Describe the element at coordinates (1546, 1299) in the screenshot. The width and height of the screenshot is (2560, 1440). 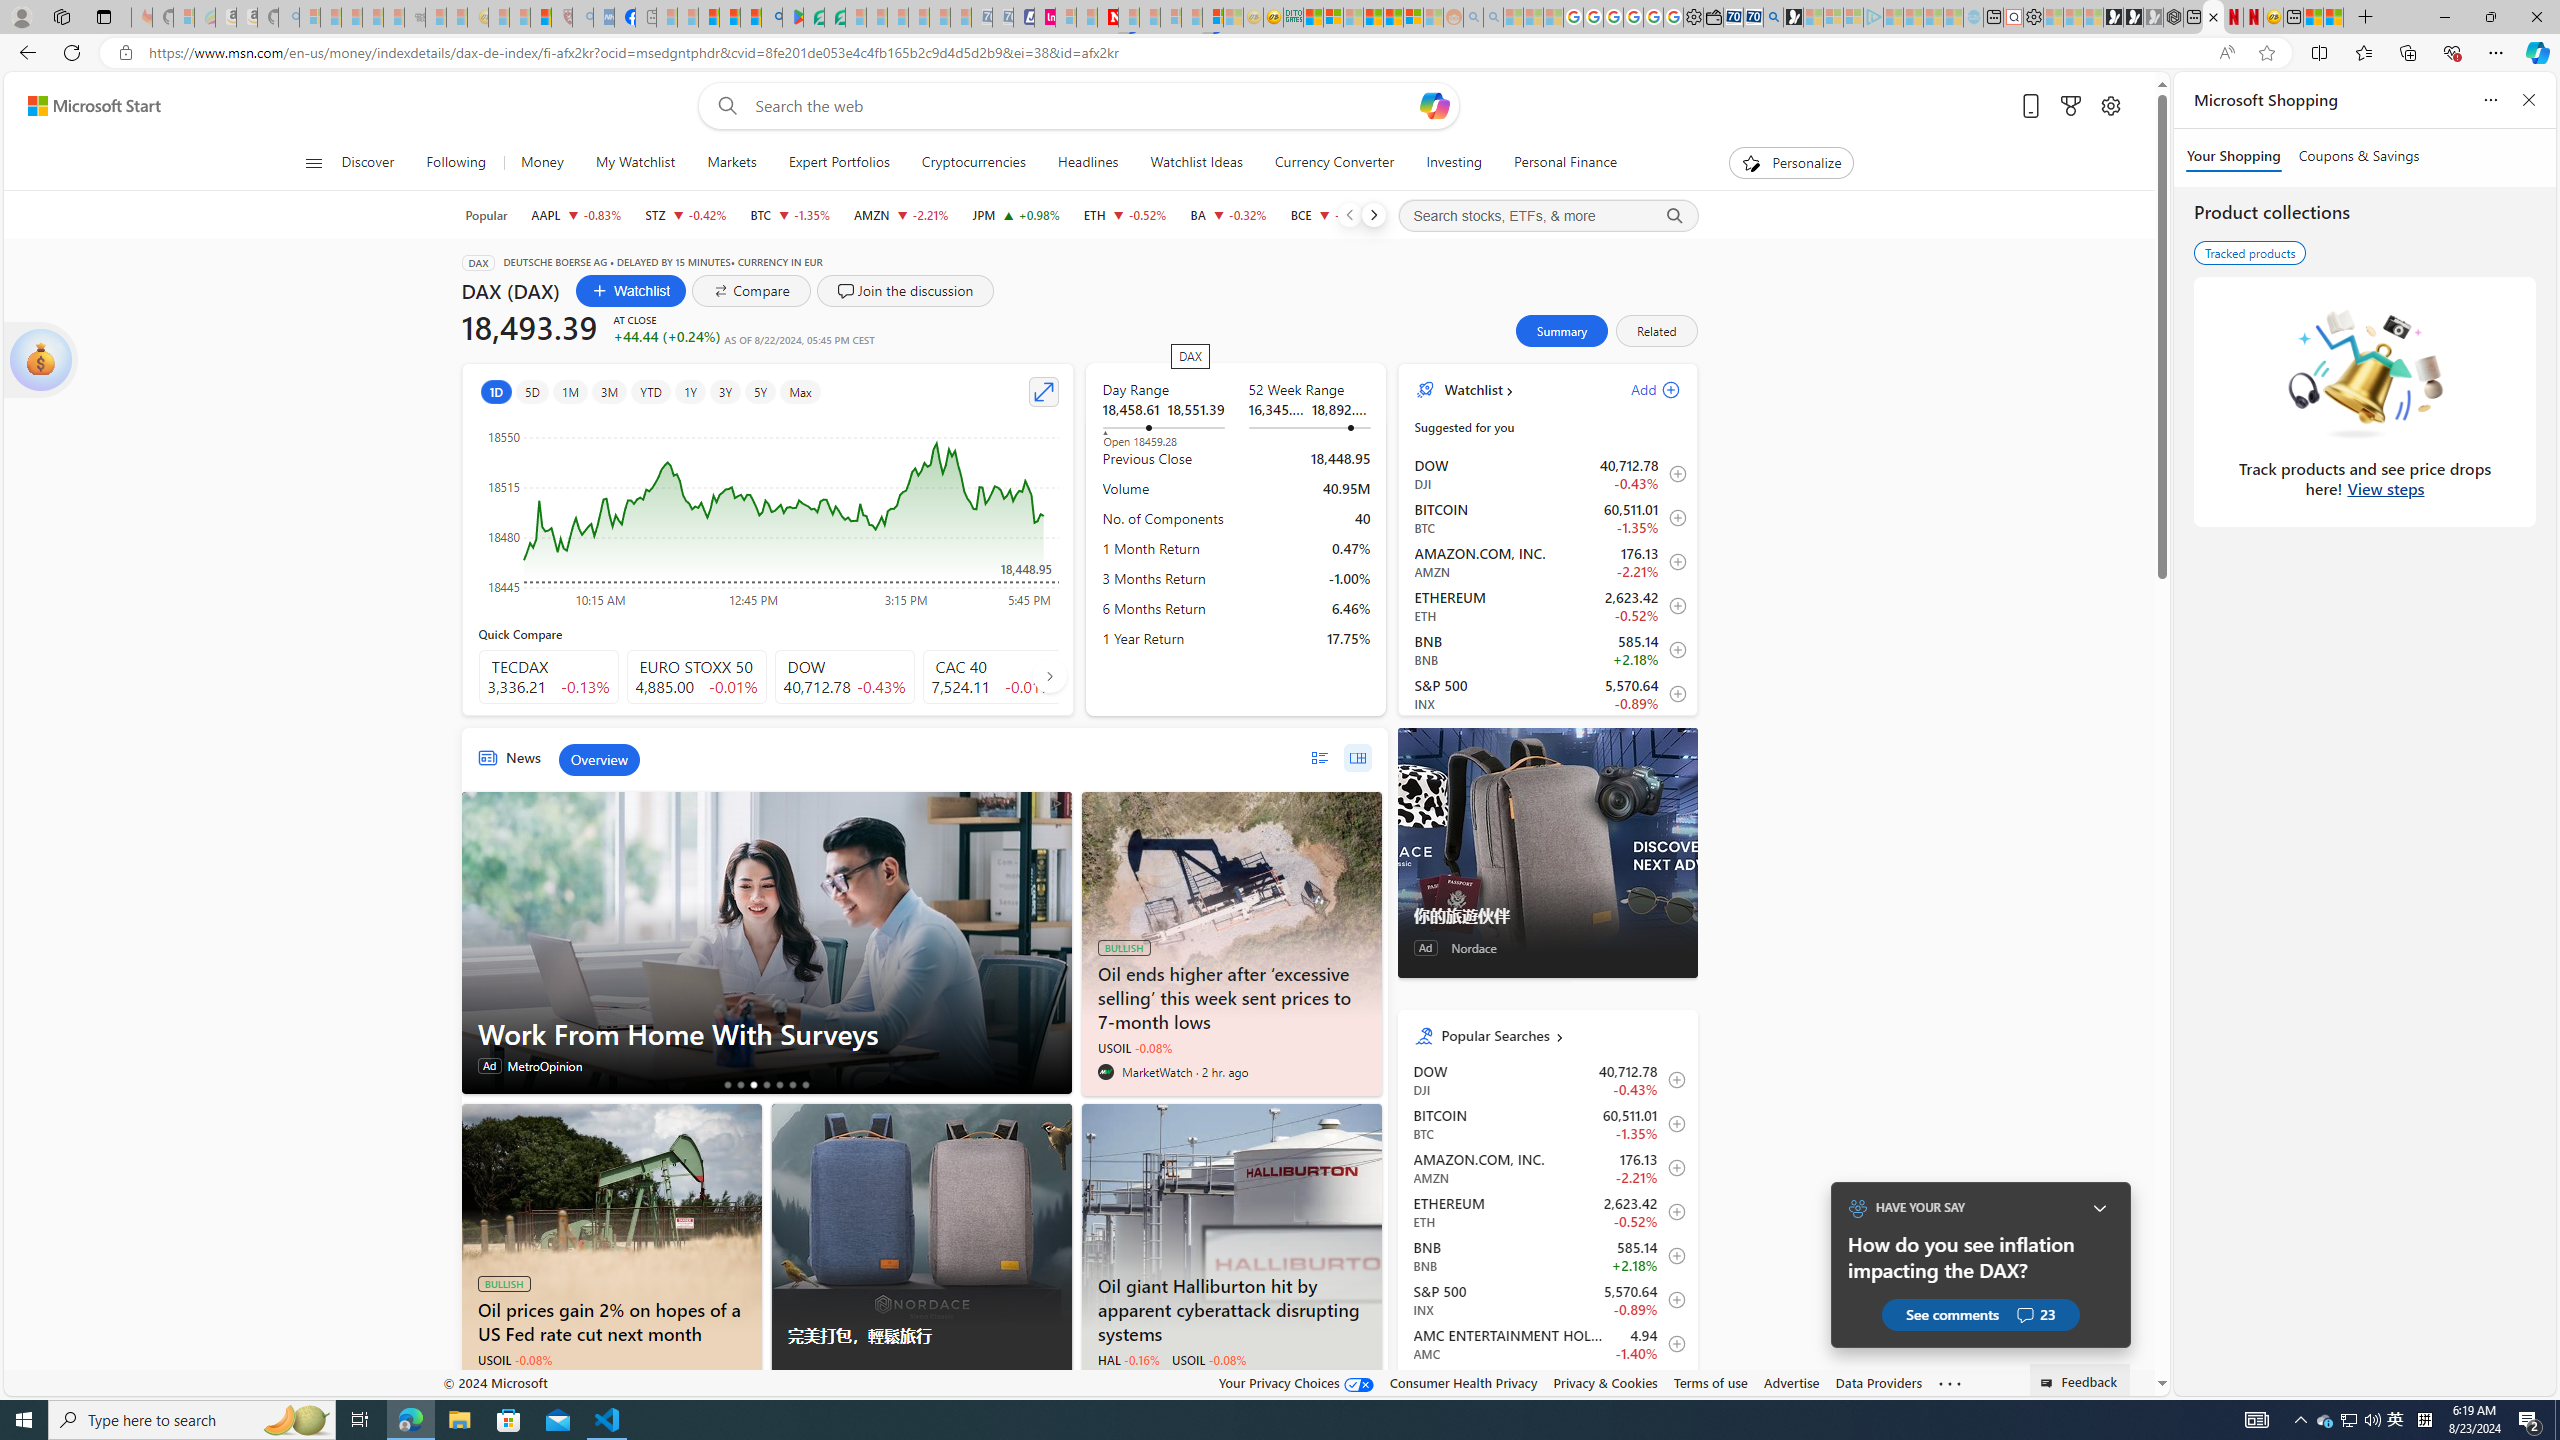
I see `'INX S&P 500 decrease 5,570.64 -50.21 -0.89% itemundefined'` at that location.